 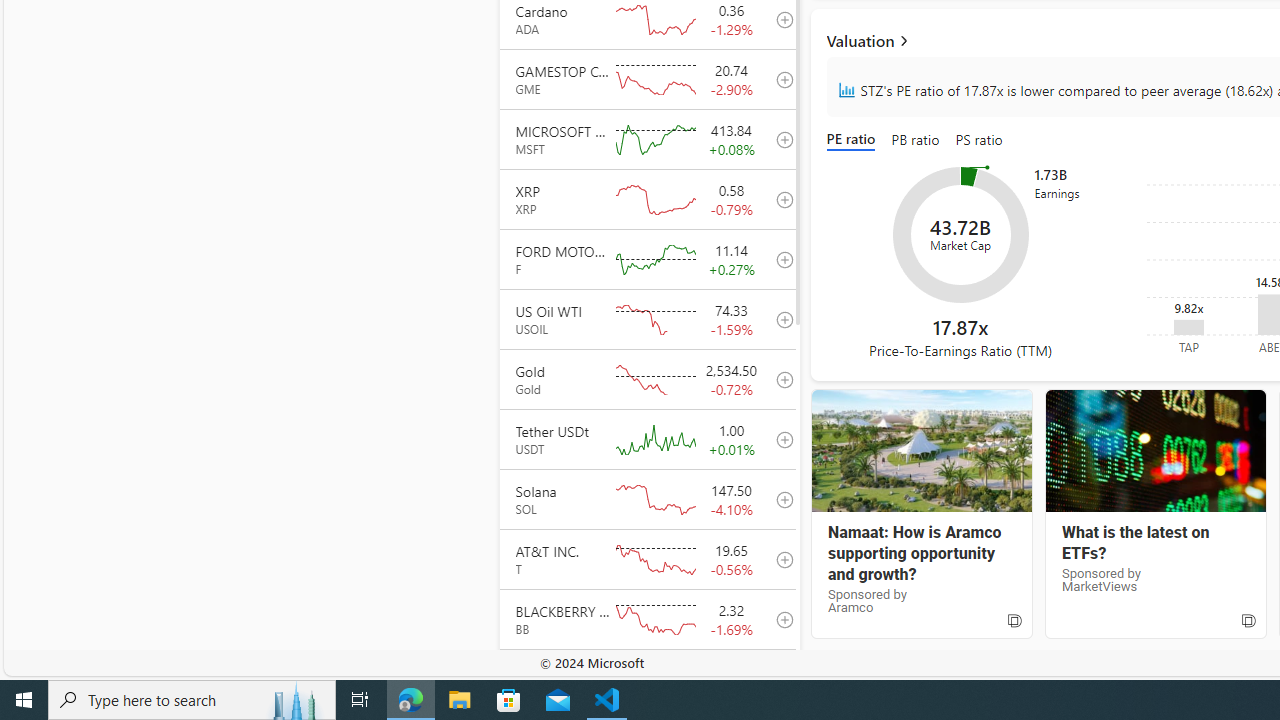 What do you see at coordinates (979, 140) in the screenshot?
I see `'PS ratio'` at bounding box center [979, 140].